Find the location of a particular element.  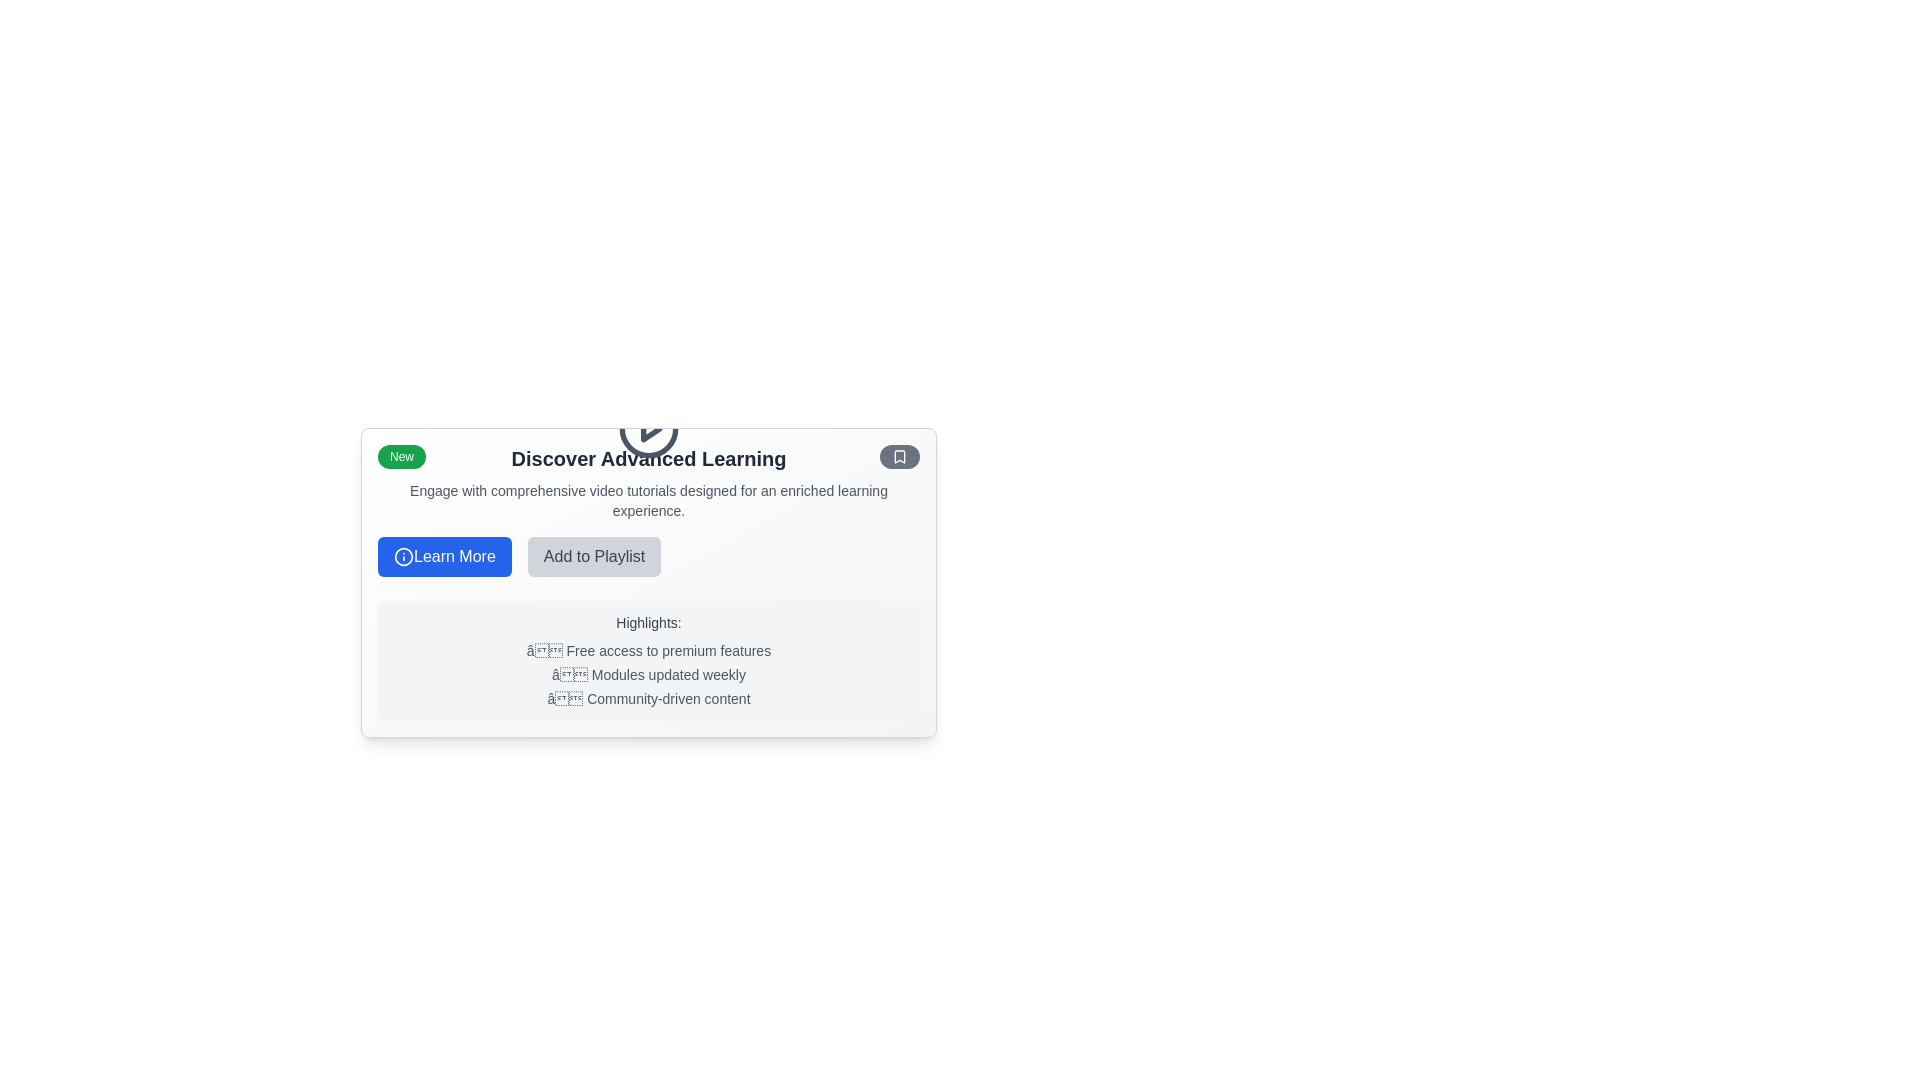

the upward-pointing triangular shape within the gray circular icon located in the header section above the 'Discover Advanced Learning' title is located at coordinates (651, 427).